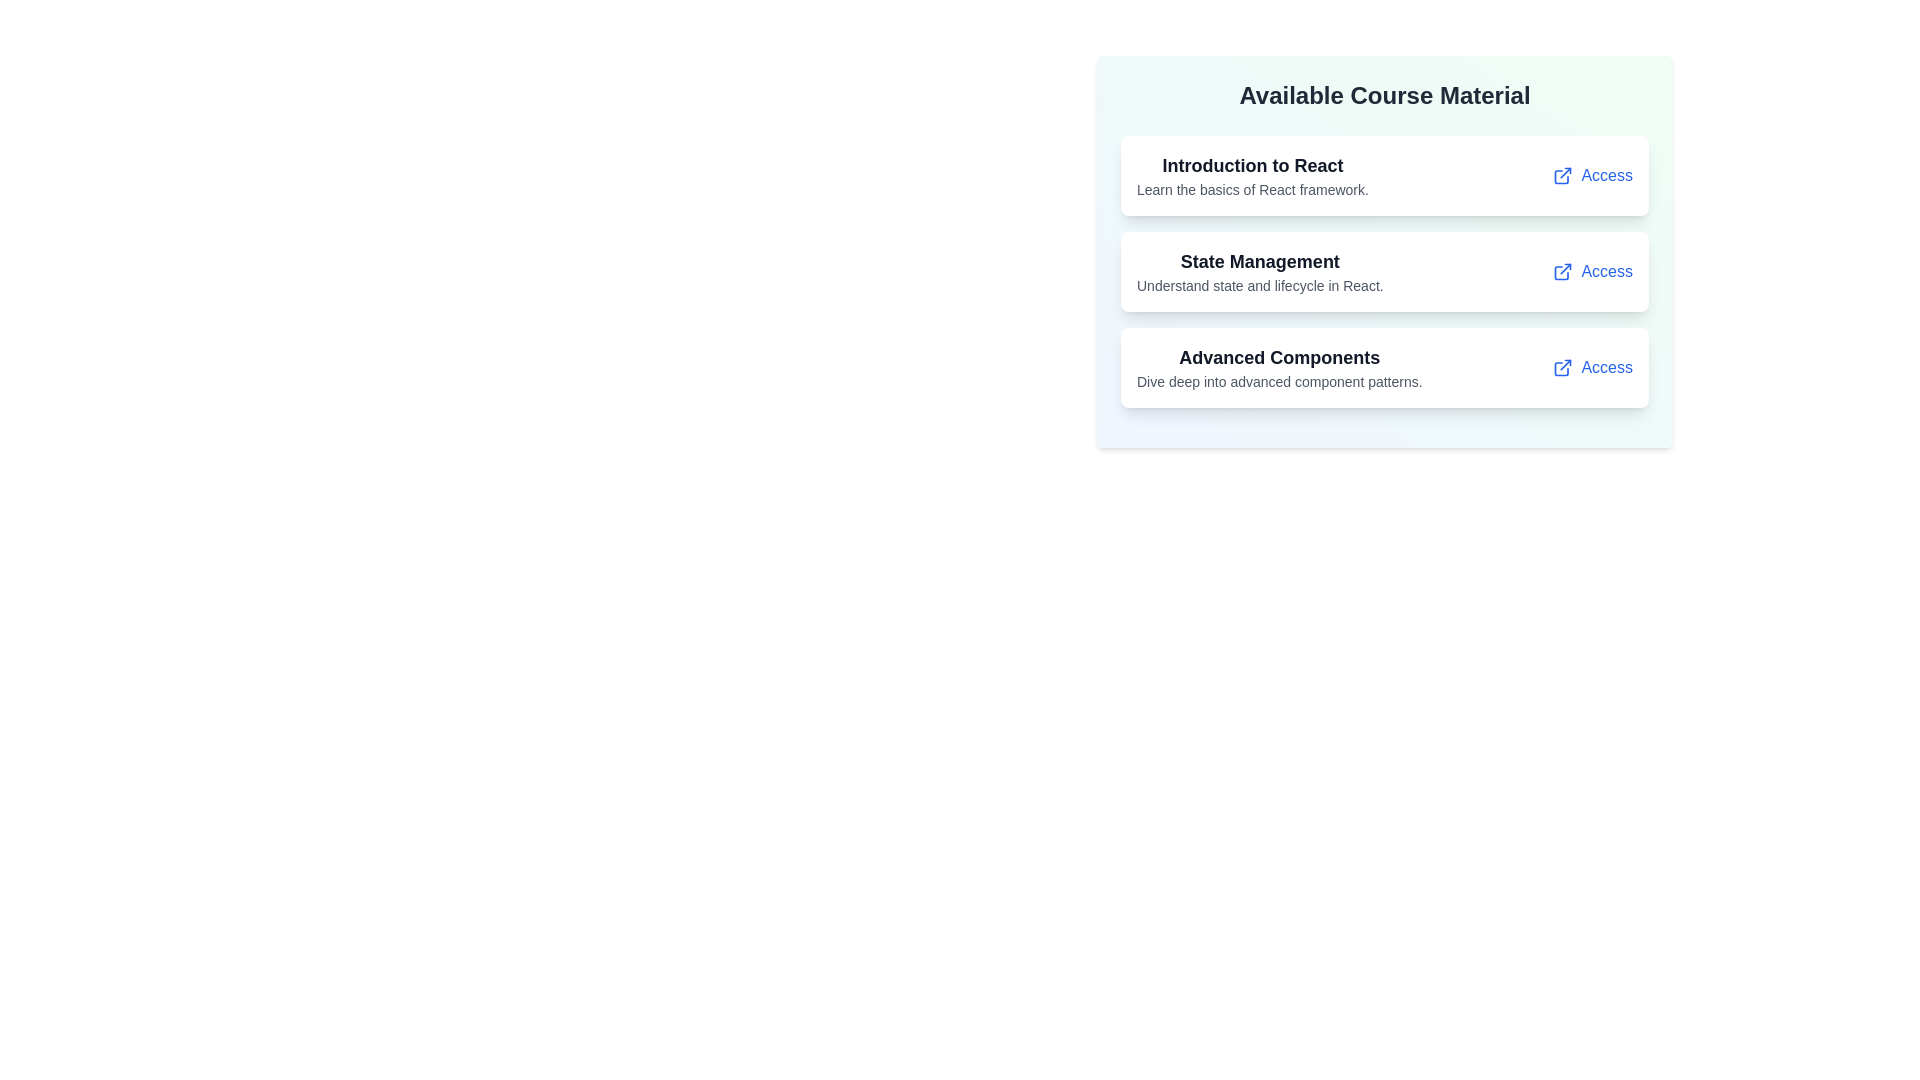 The image size is (1920, 1080). I want to click on the 'Access' link for the course material titled 'Introduction to React', so click(1592, 175).